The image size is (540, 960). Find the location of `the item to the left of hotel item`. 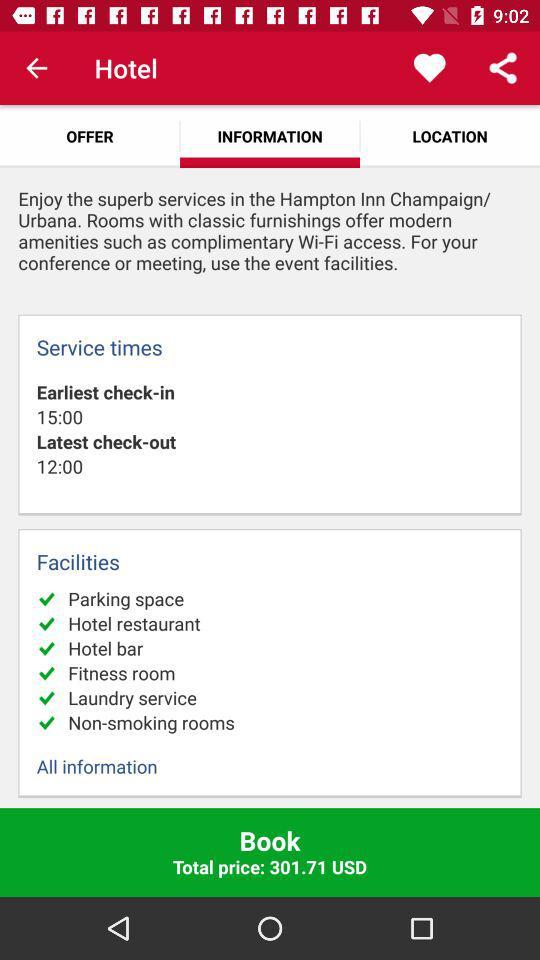

the item to the left of hotel item is located at coordinates (36, 68).